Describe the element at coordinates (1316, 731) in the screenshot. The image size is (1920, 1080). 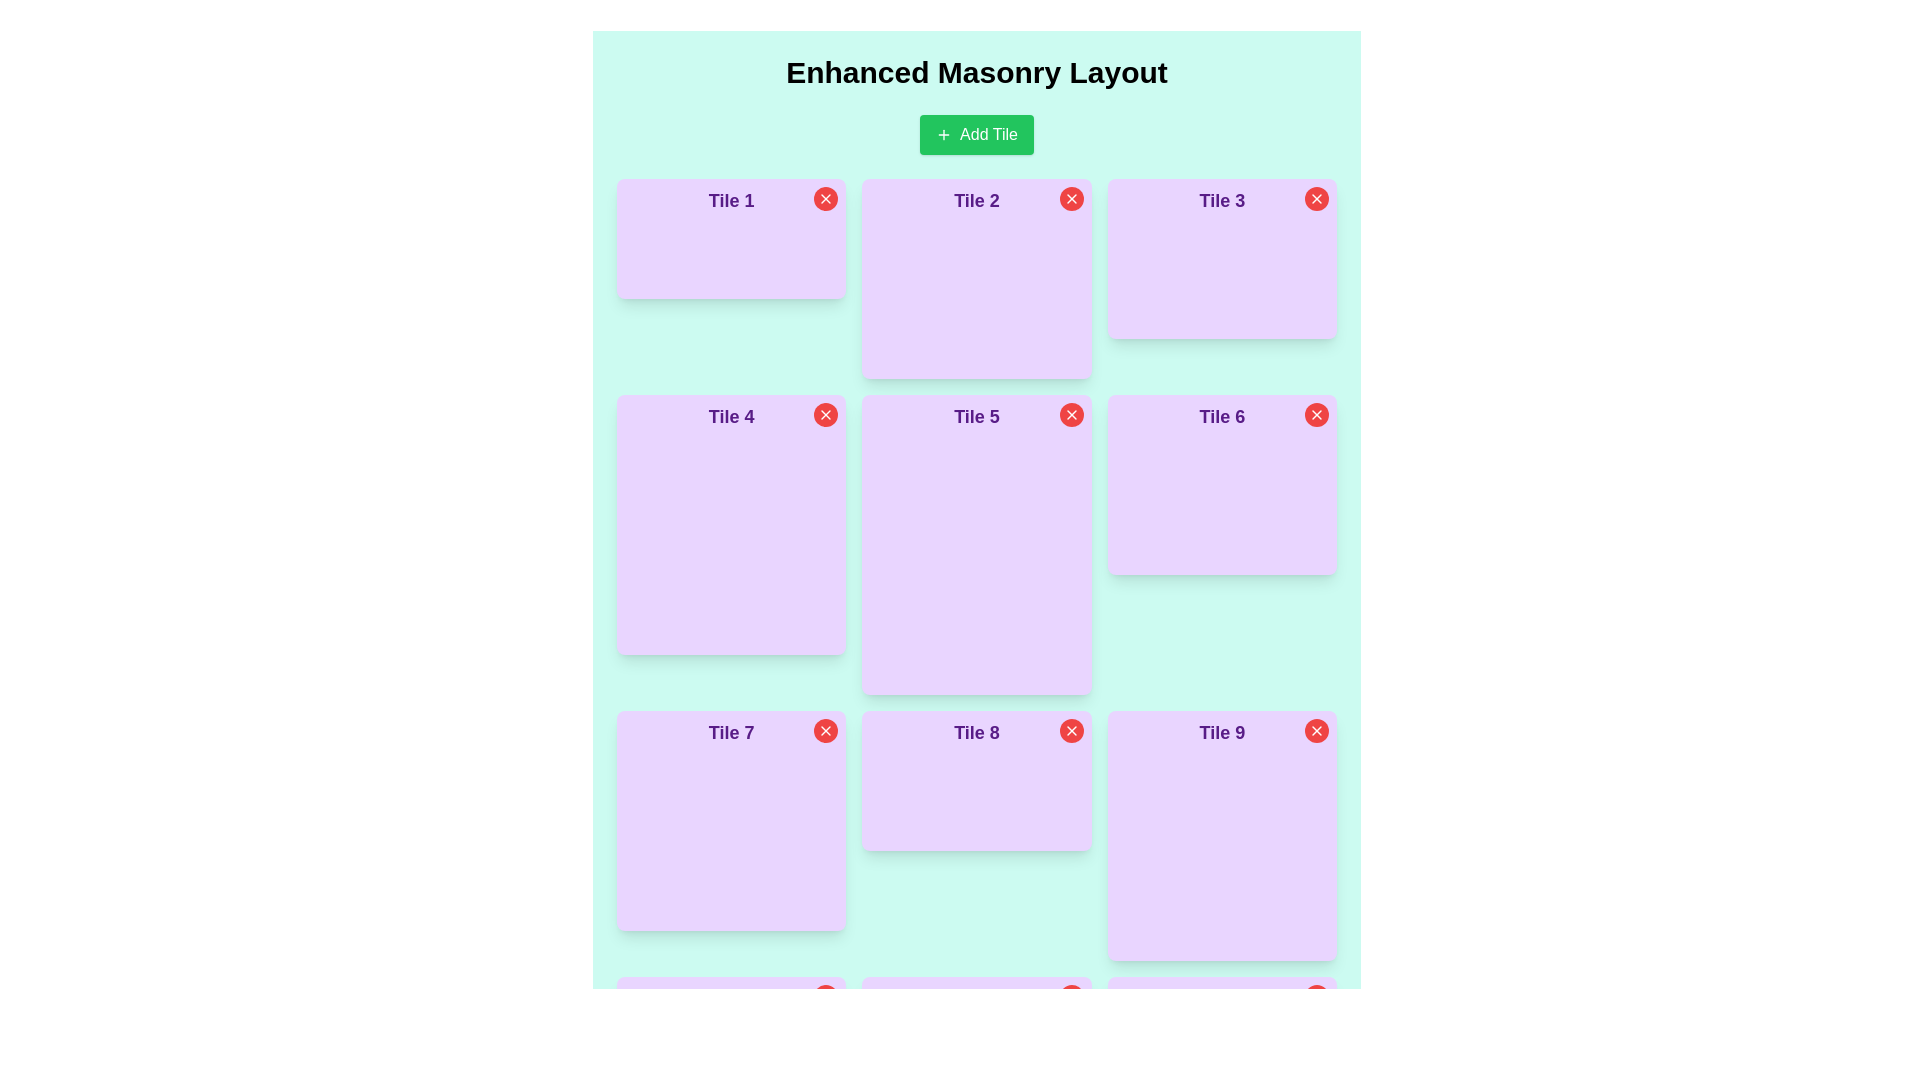
I see `the compact 'X' icon button with a red circular background located at the top-right corner of 'Tile 9' in the grid layout` at that location.